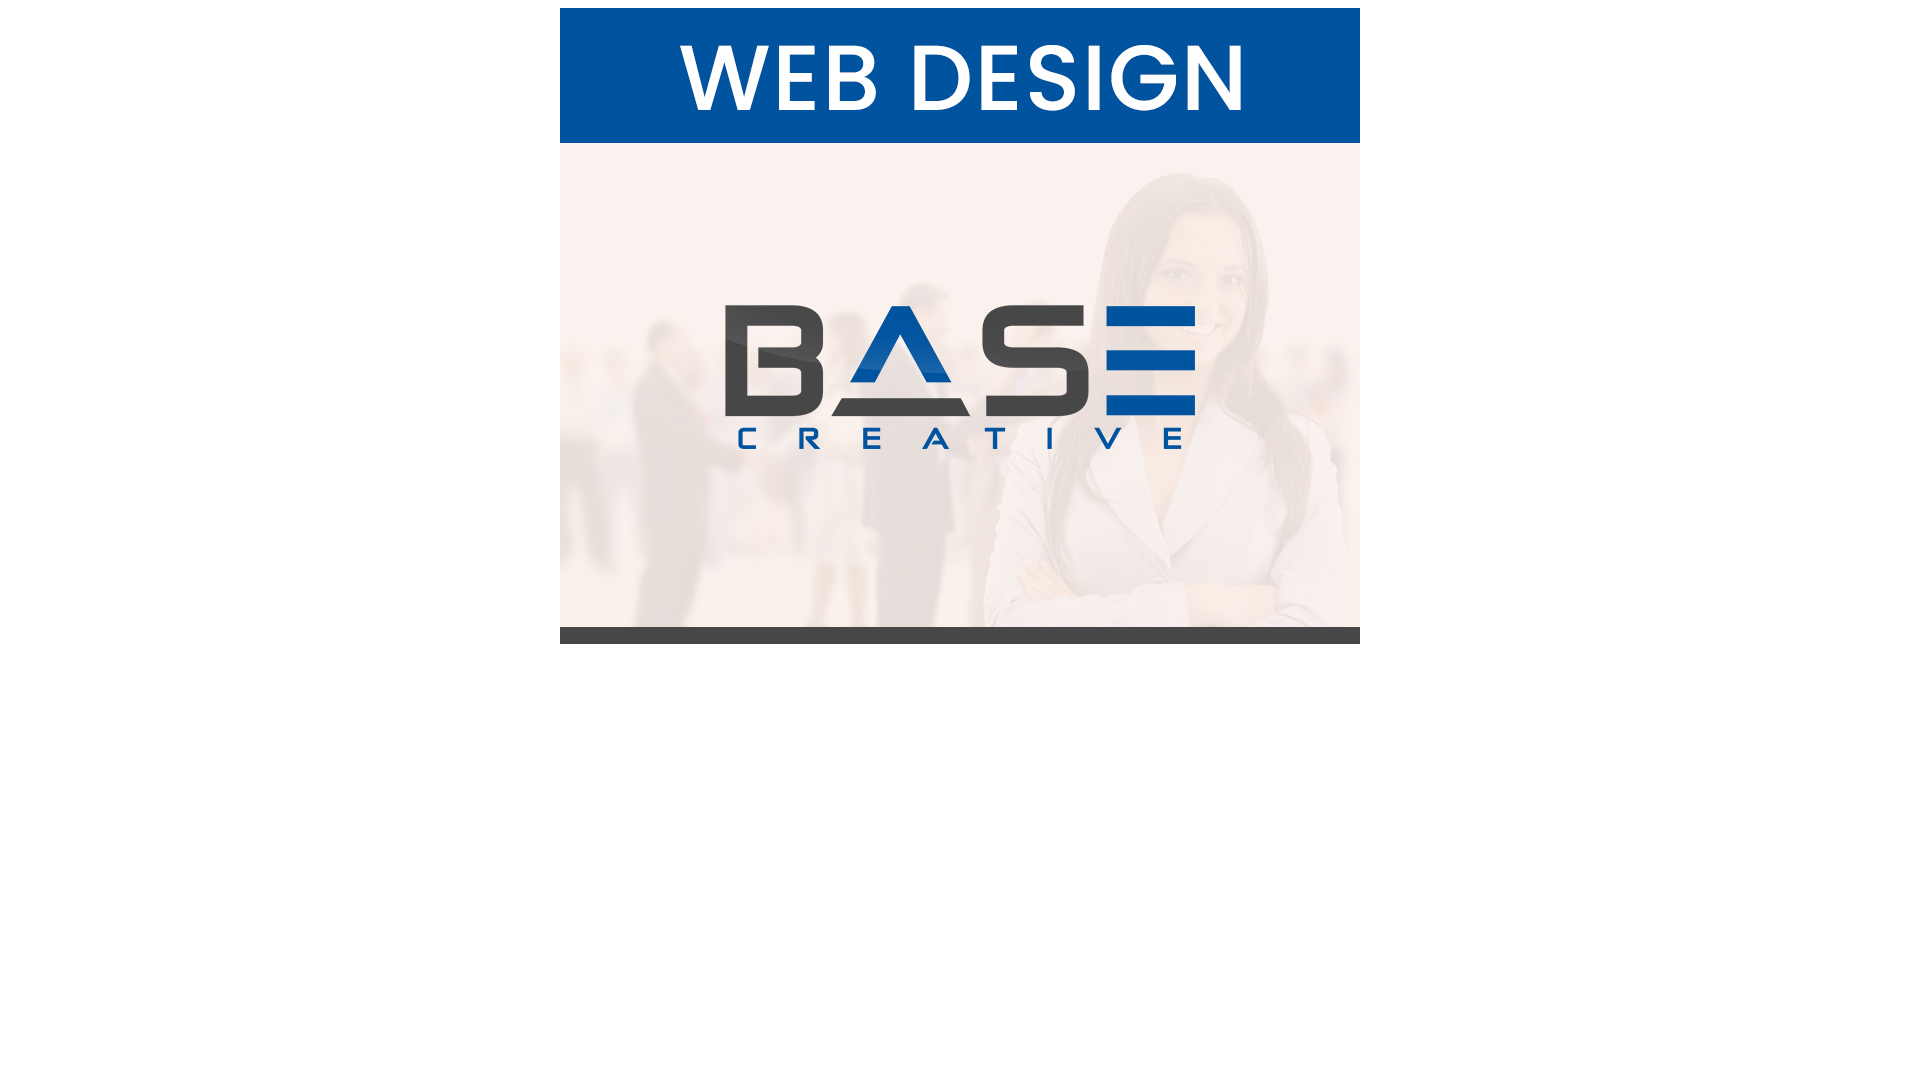 The width and height of the screenshot is (1920, 1080). What do you see at coordinates (960, 325) in the screenshot?
I see `'Web Design'` at bounding box center [960, 325].